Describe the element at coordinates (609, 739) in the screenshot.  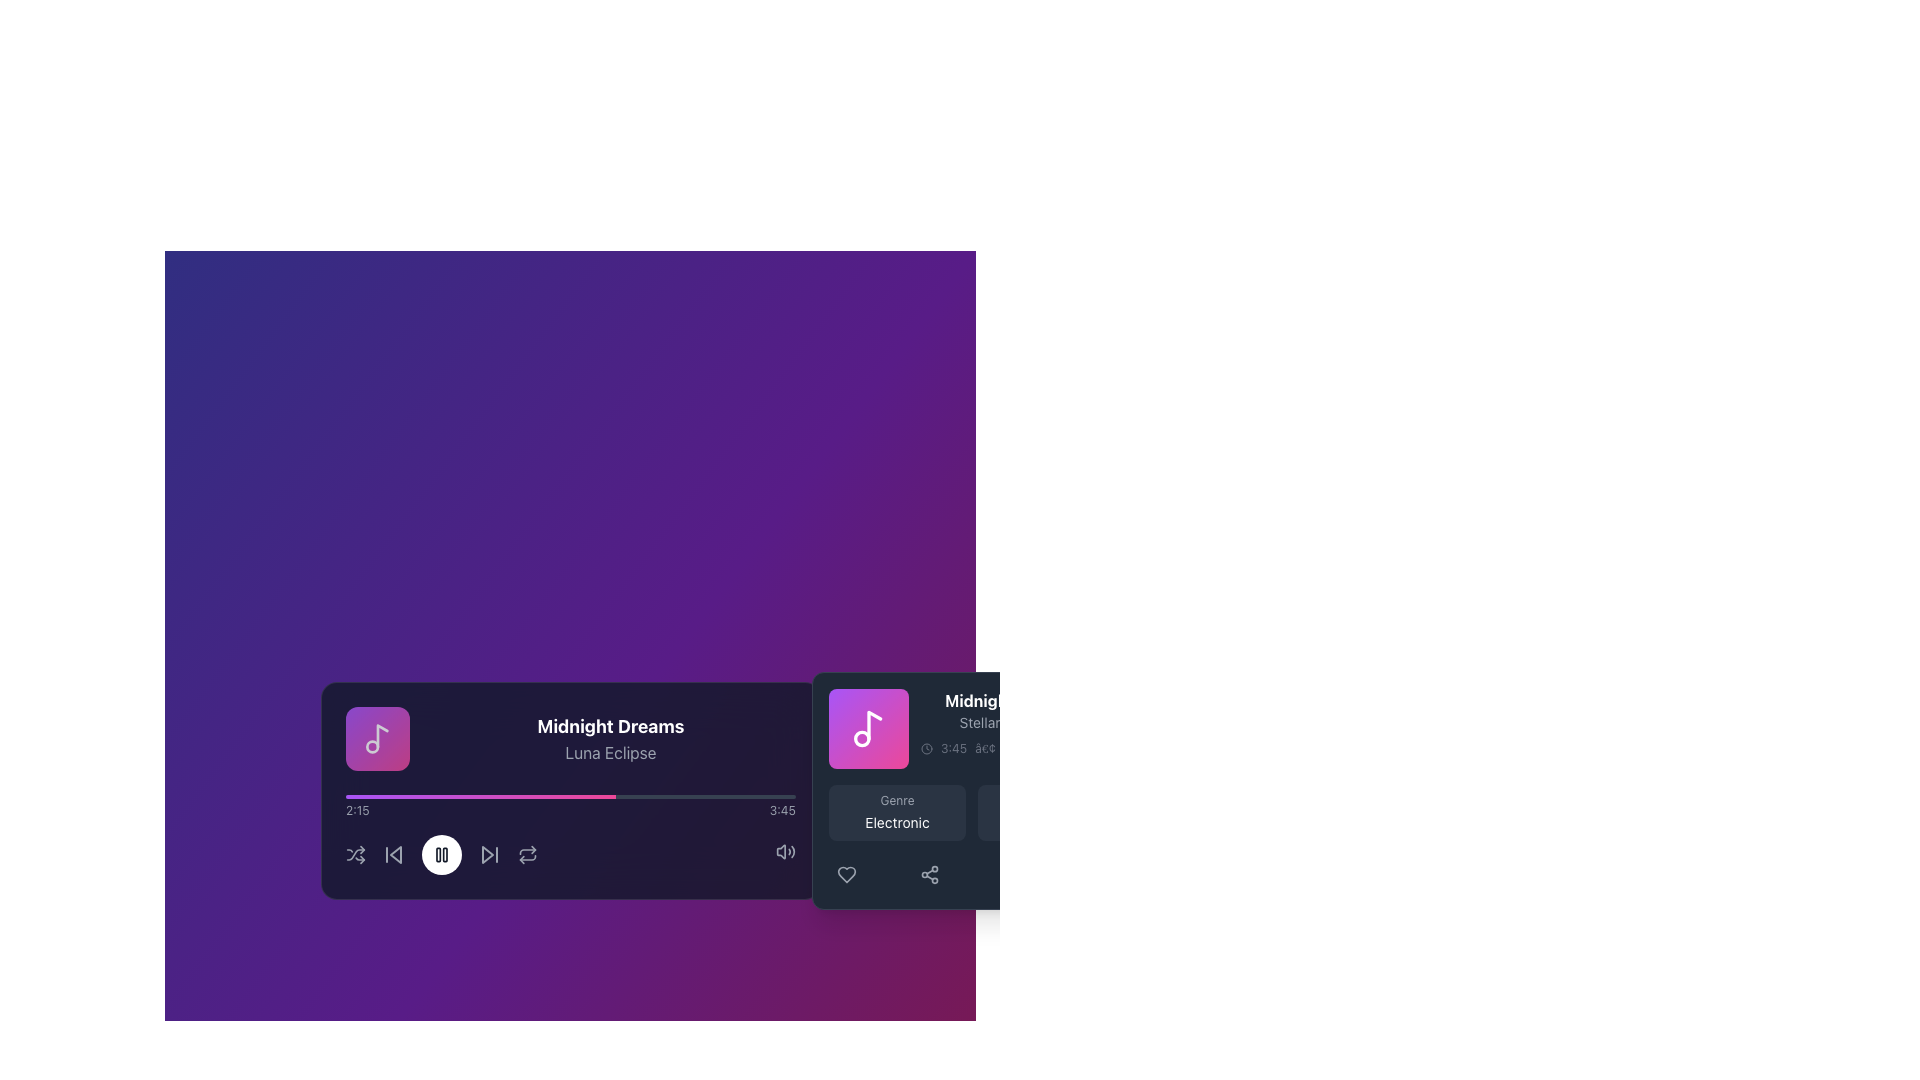
I see `information displayed in the Text block showing the media title 'Midnight Dreams' and artist name 'Luna Eclipse' located in the media player interface, positioned centrally among sibling elements` at that location.